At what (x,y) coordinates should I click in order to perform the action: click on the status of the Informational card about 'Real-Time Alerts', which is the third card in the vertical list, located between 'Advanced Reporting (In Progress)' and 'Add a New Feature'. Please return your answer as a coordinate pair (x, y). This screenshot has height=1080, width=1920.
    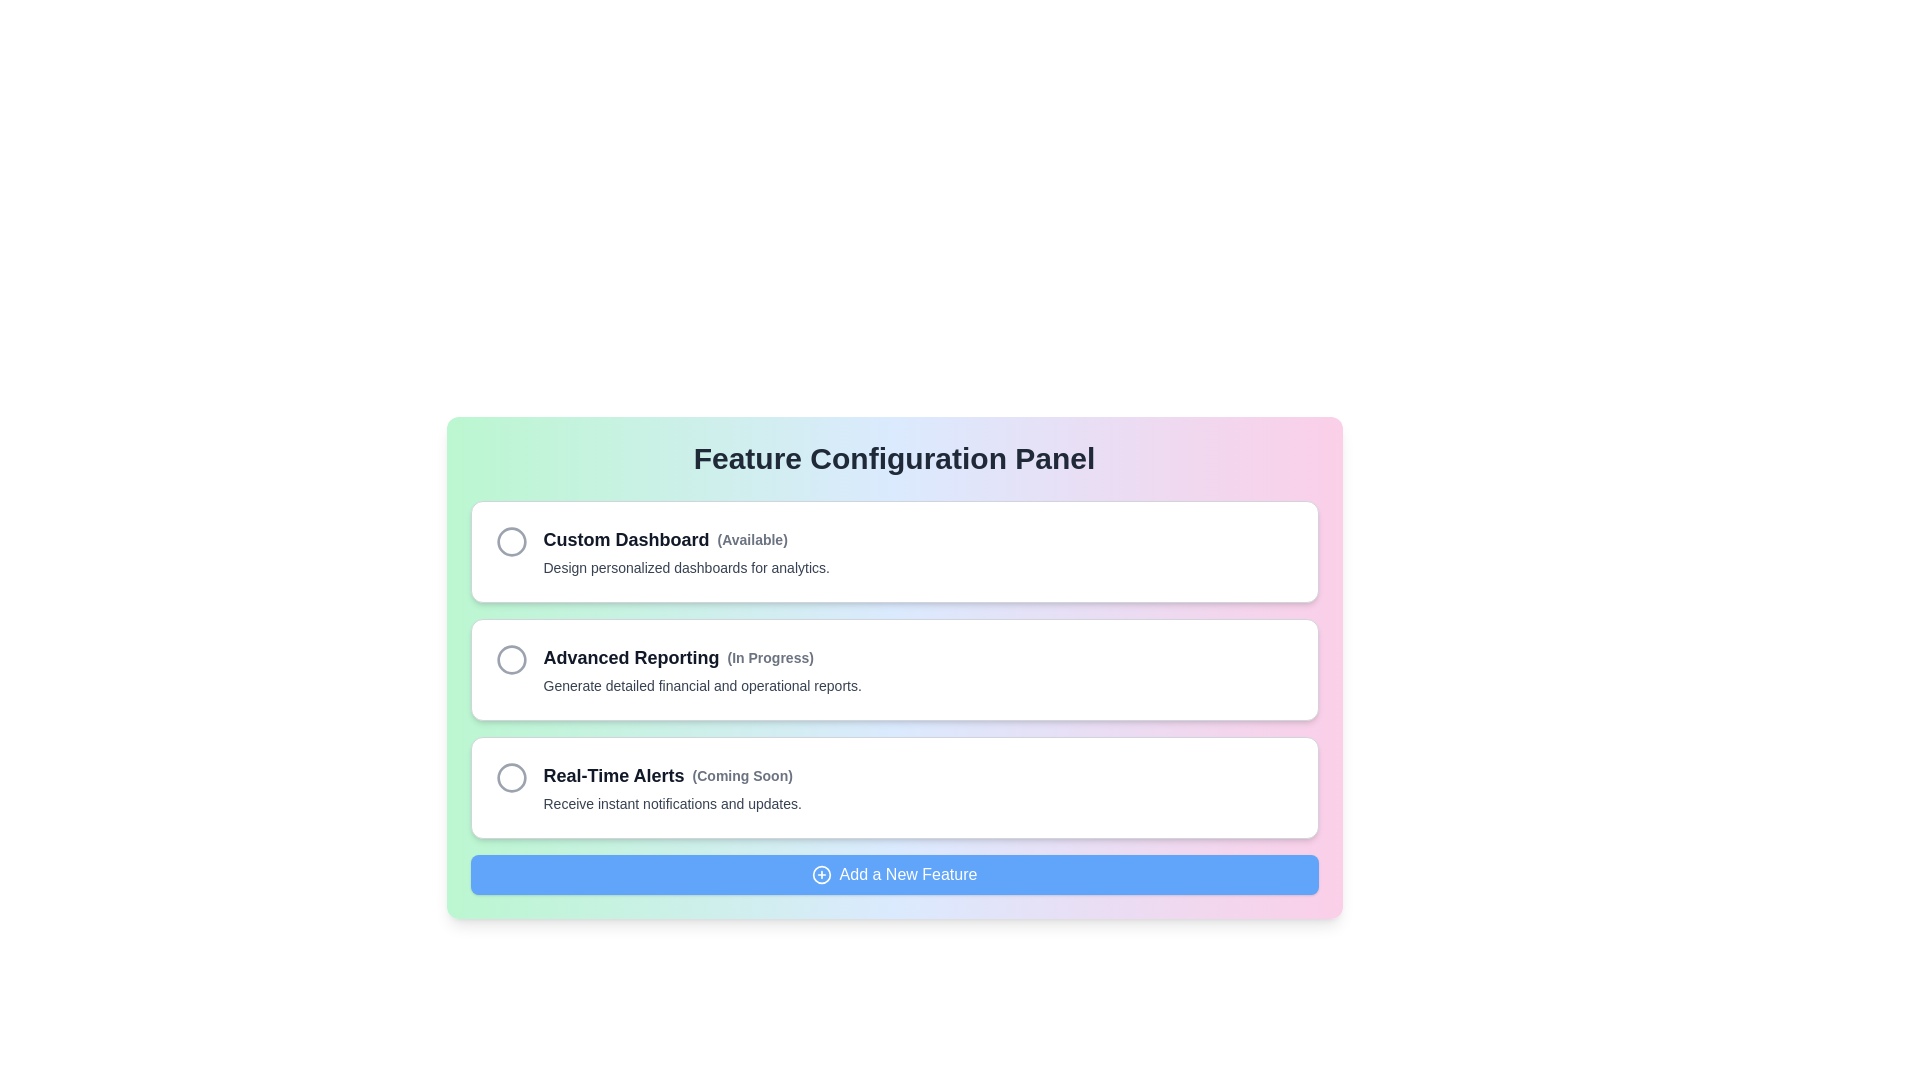
    Looking at the image, I should click on (893, 786).